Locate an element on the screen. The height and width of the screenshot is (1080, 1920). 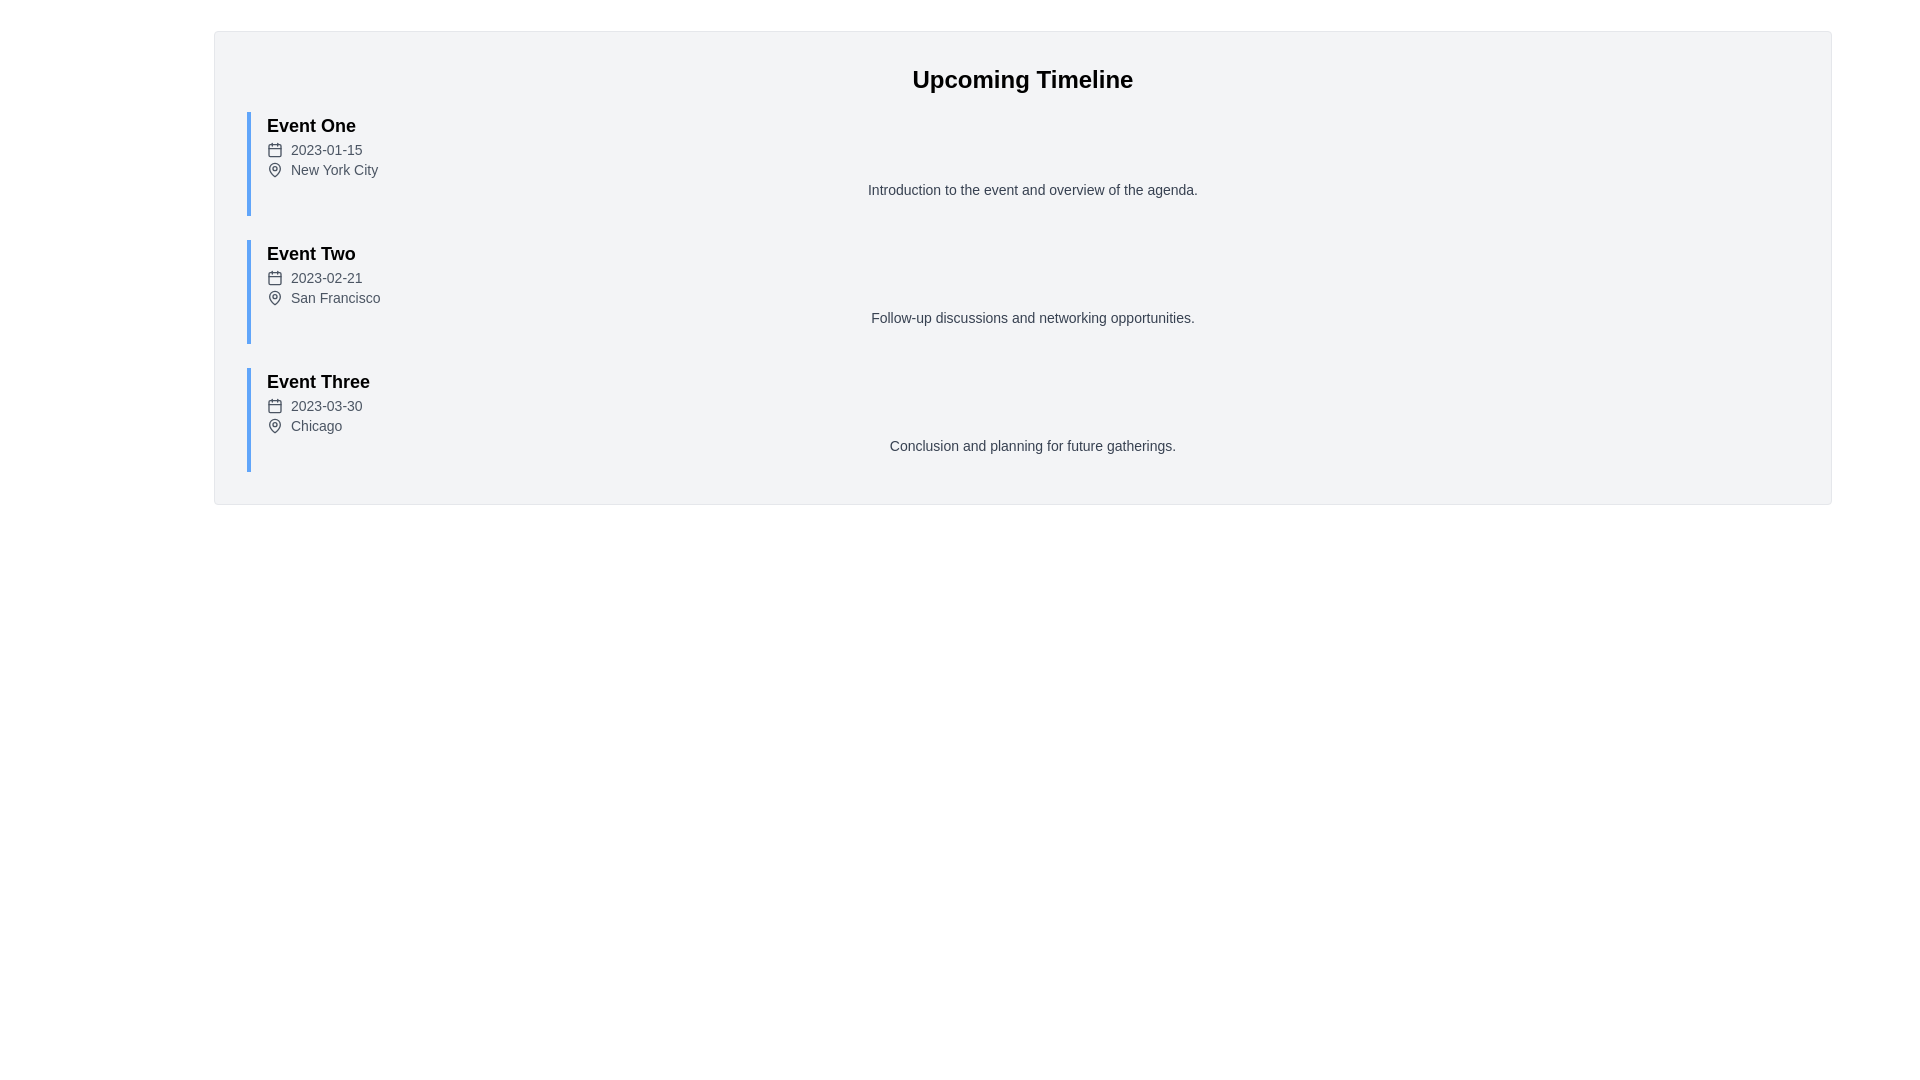
the icon representing the date associated with 'Event Two' is located at coordinates (273, 277).